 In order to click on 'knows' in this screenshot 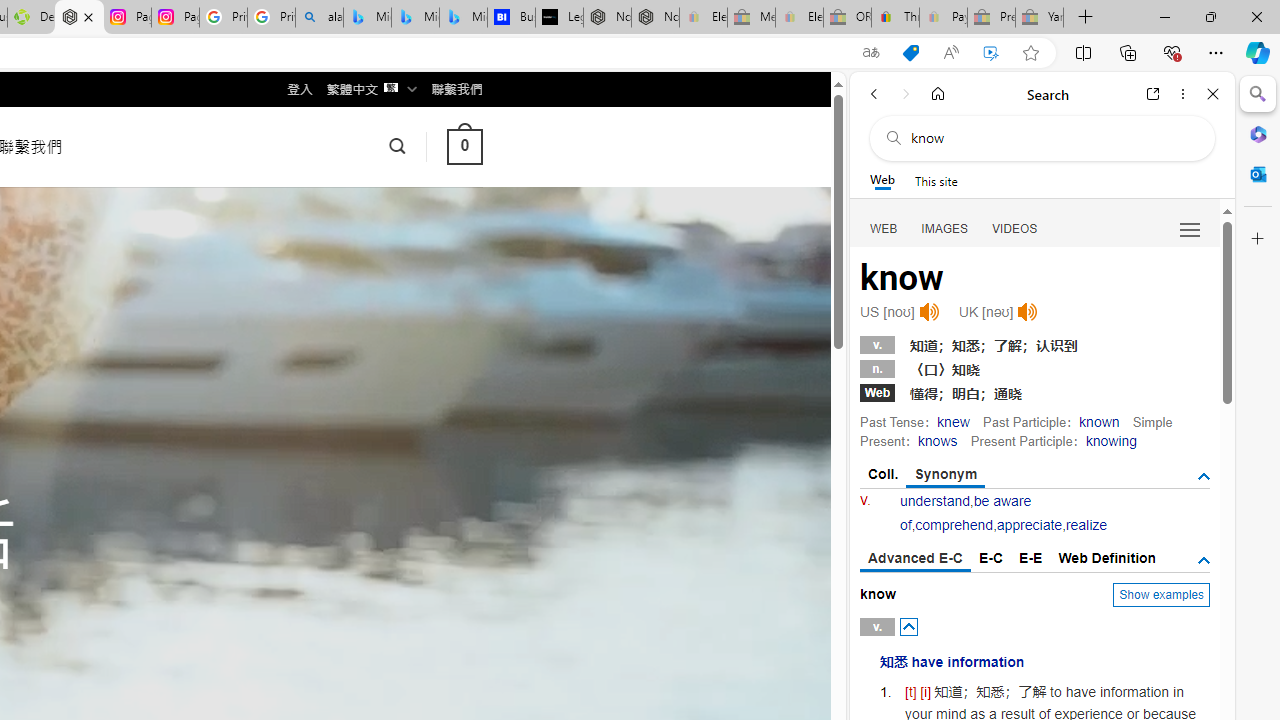, I will do `click(935, 440)`.